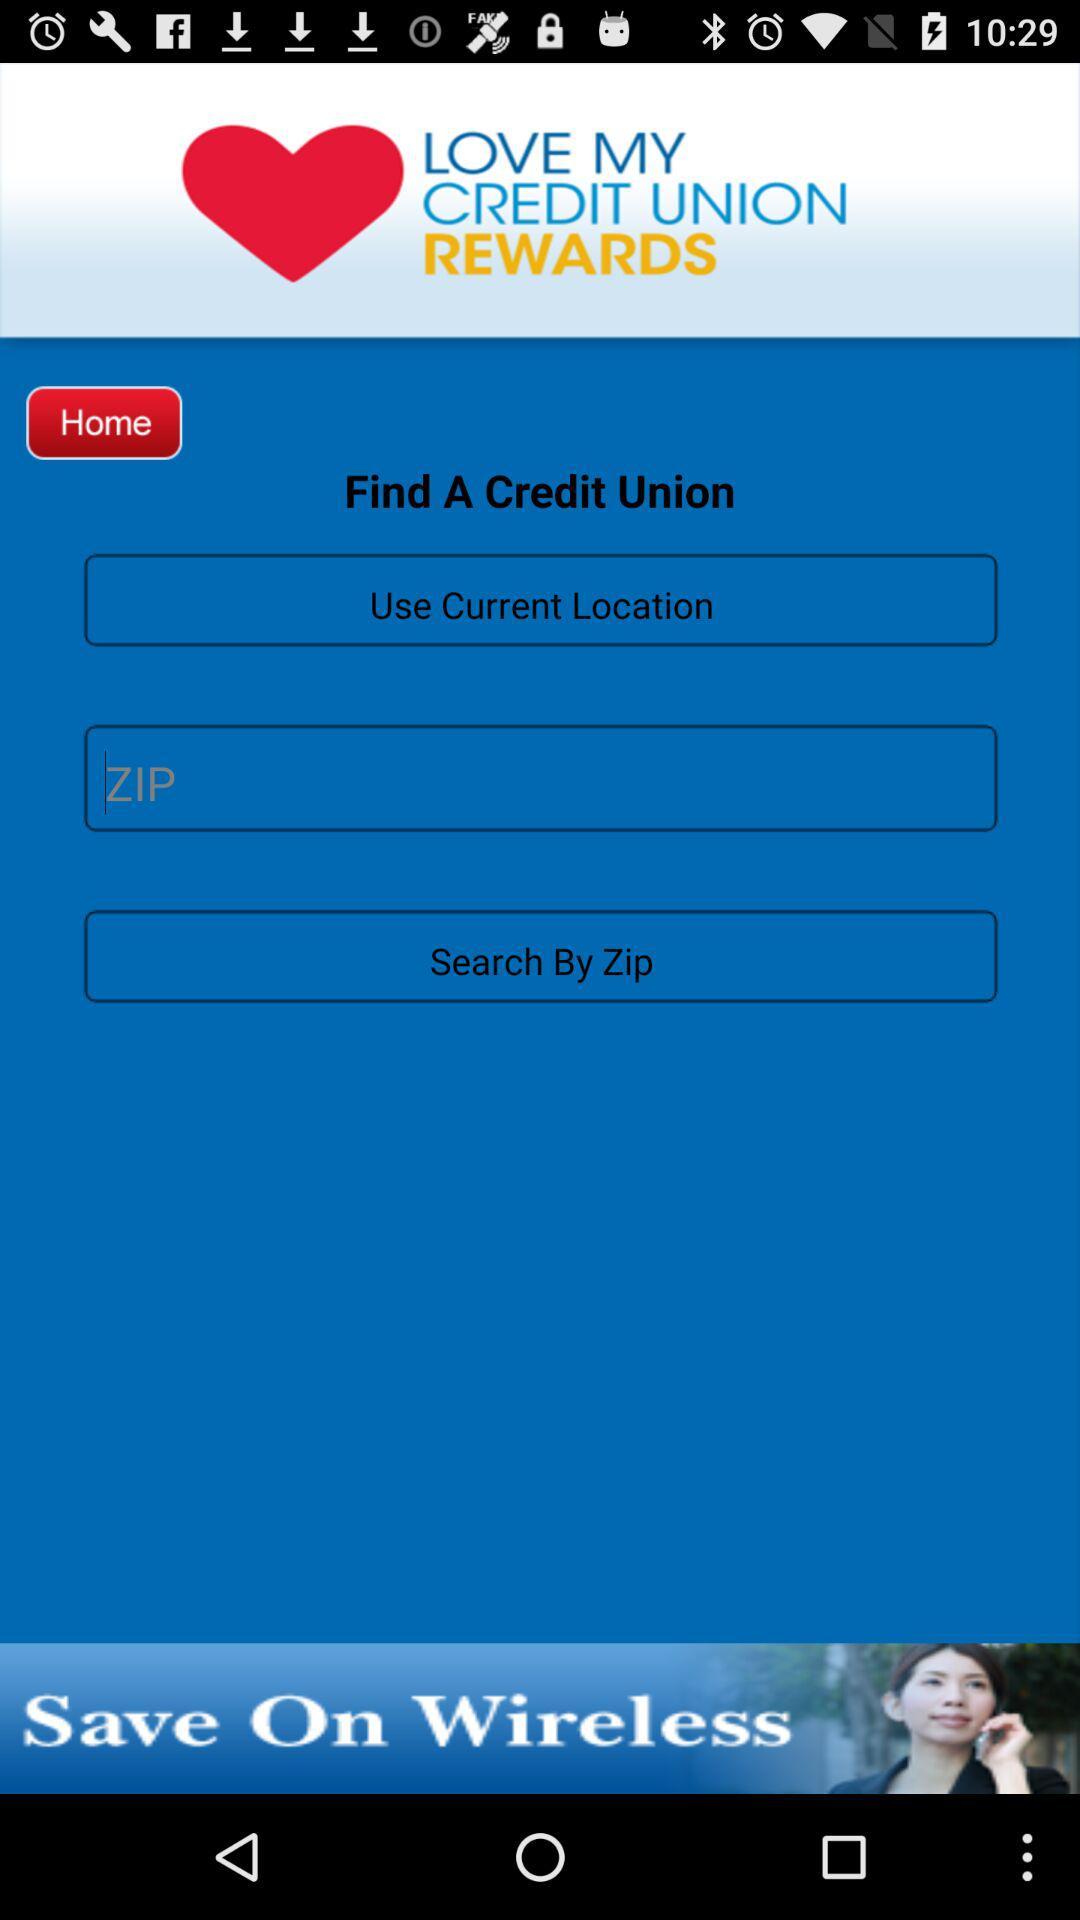 Image resolution: width=1080 pixels, height=1920 pixels. What do you see at coordinates (104, 421) in the screenshot?
I see `the icon next to the find a credit icon` at bounding box center [104, 421].